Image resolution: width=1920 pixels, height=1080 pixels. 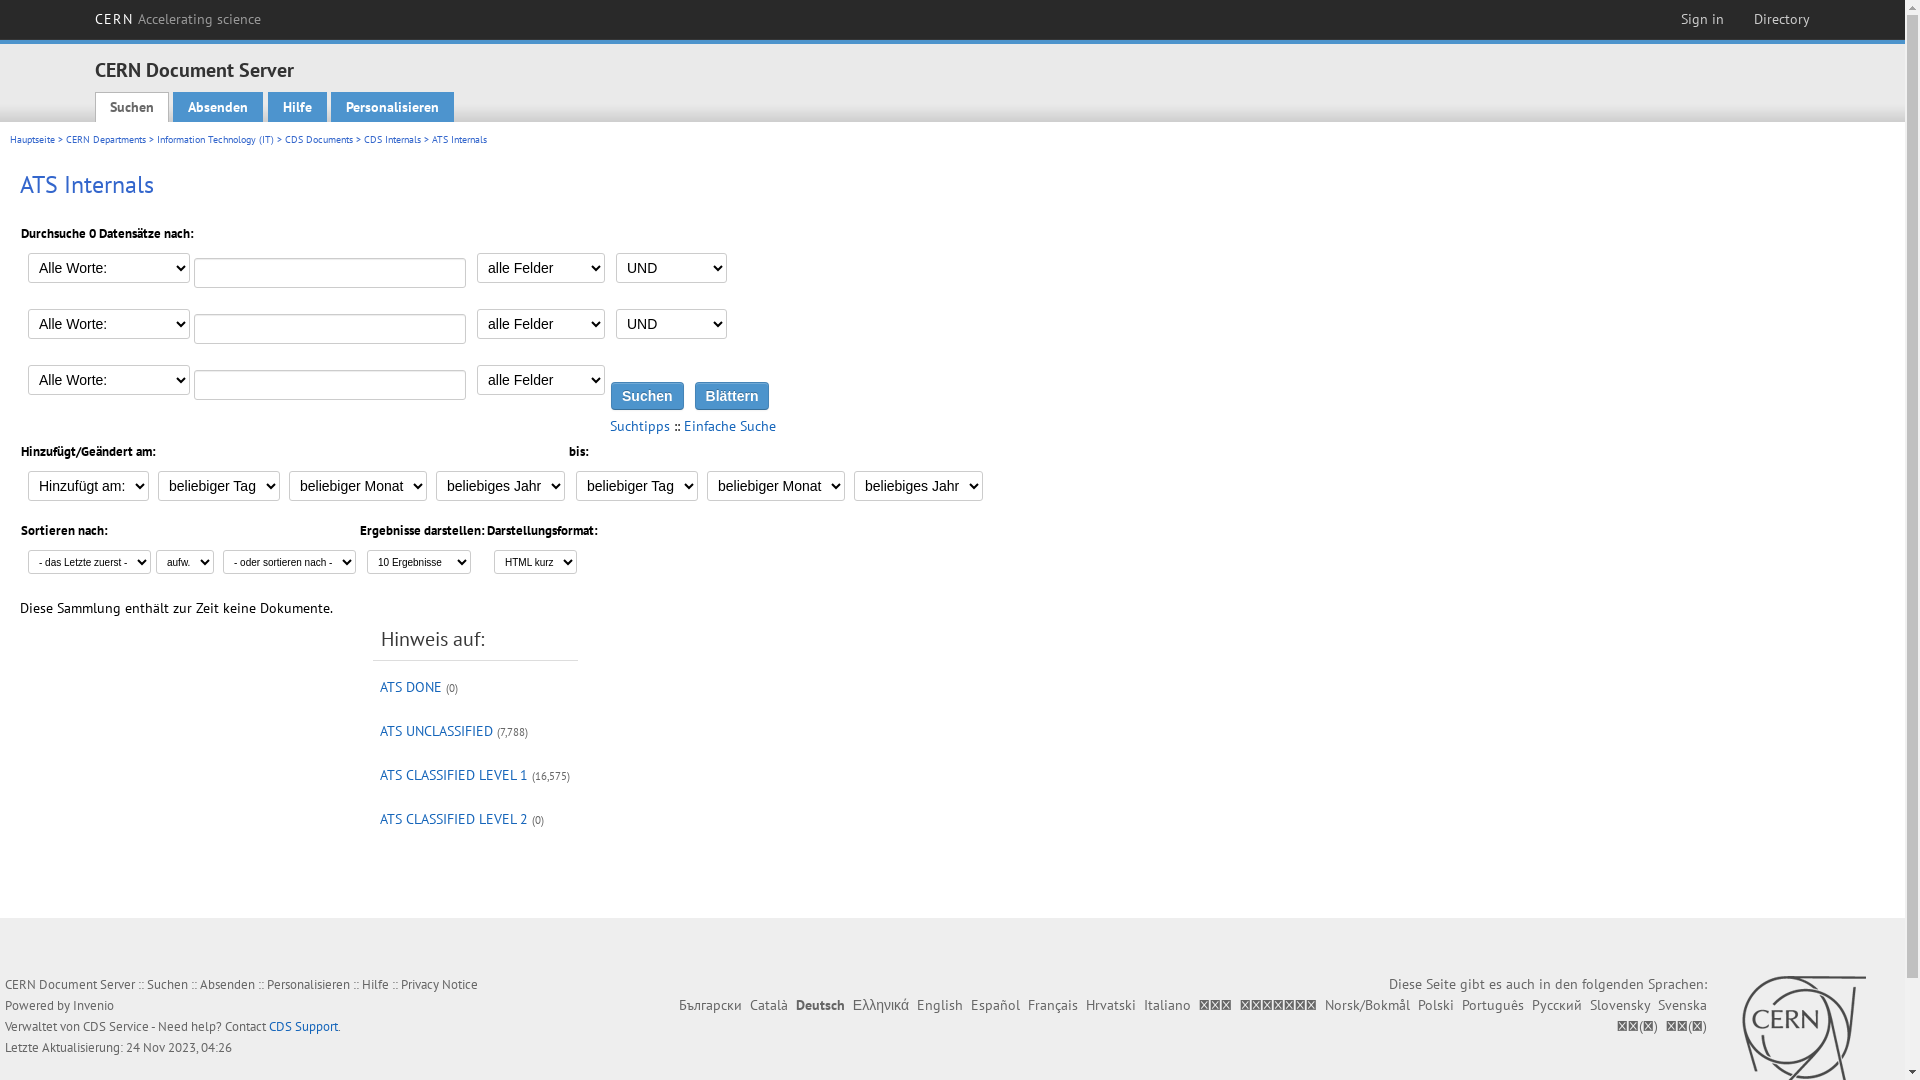 What do you see at coordinates (939, 1005) in the screenshot?
I see `'English'` at bounding box center [939, 1005].